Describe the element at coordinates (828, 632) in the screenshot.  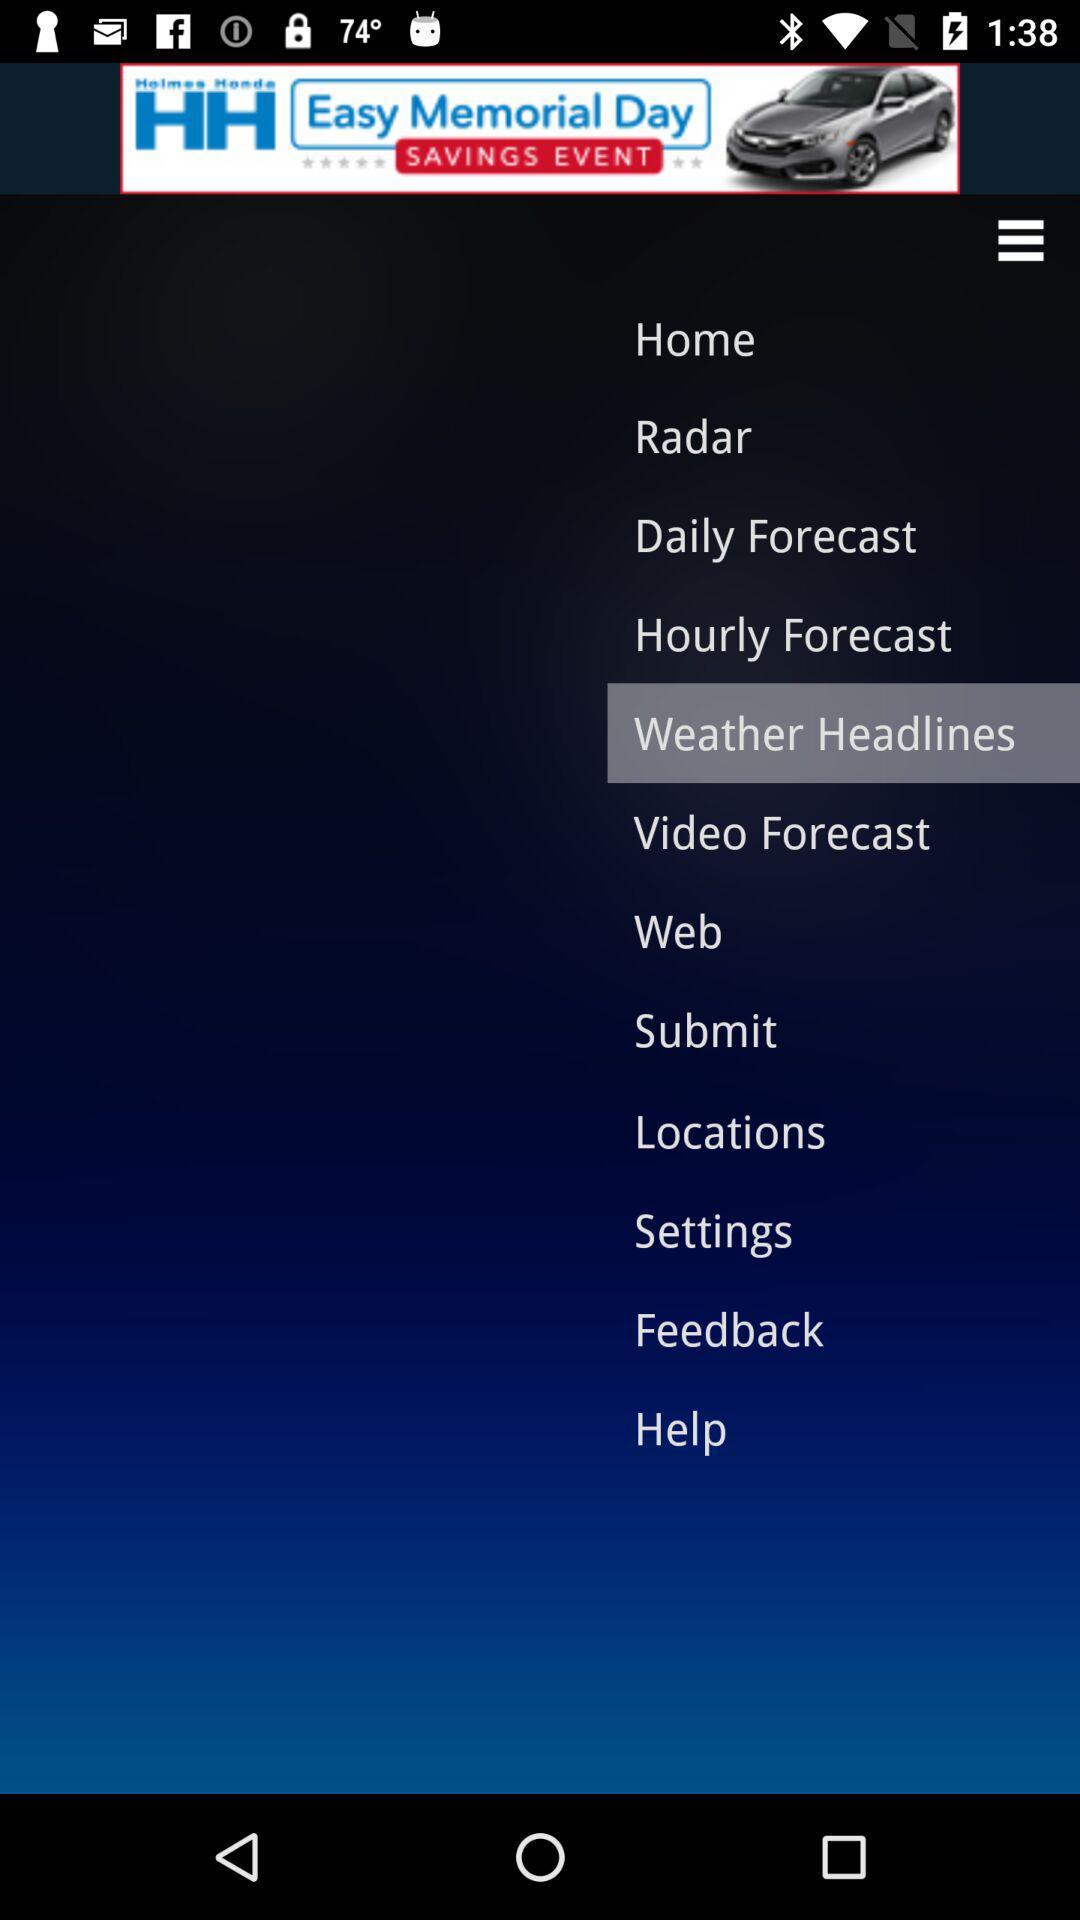
I see `hourly forecast` at that location.